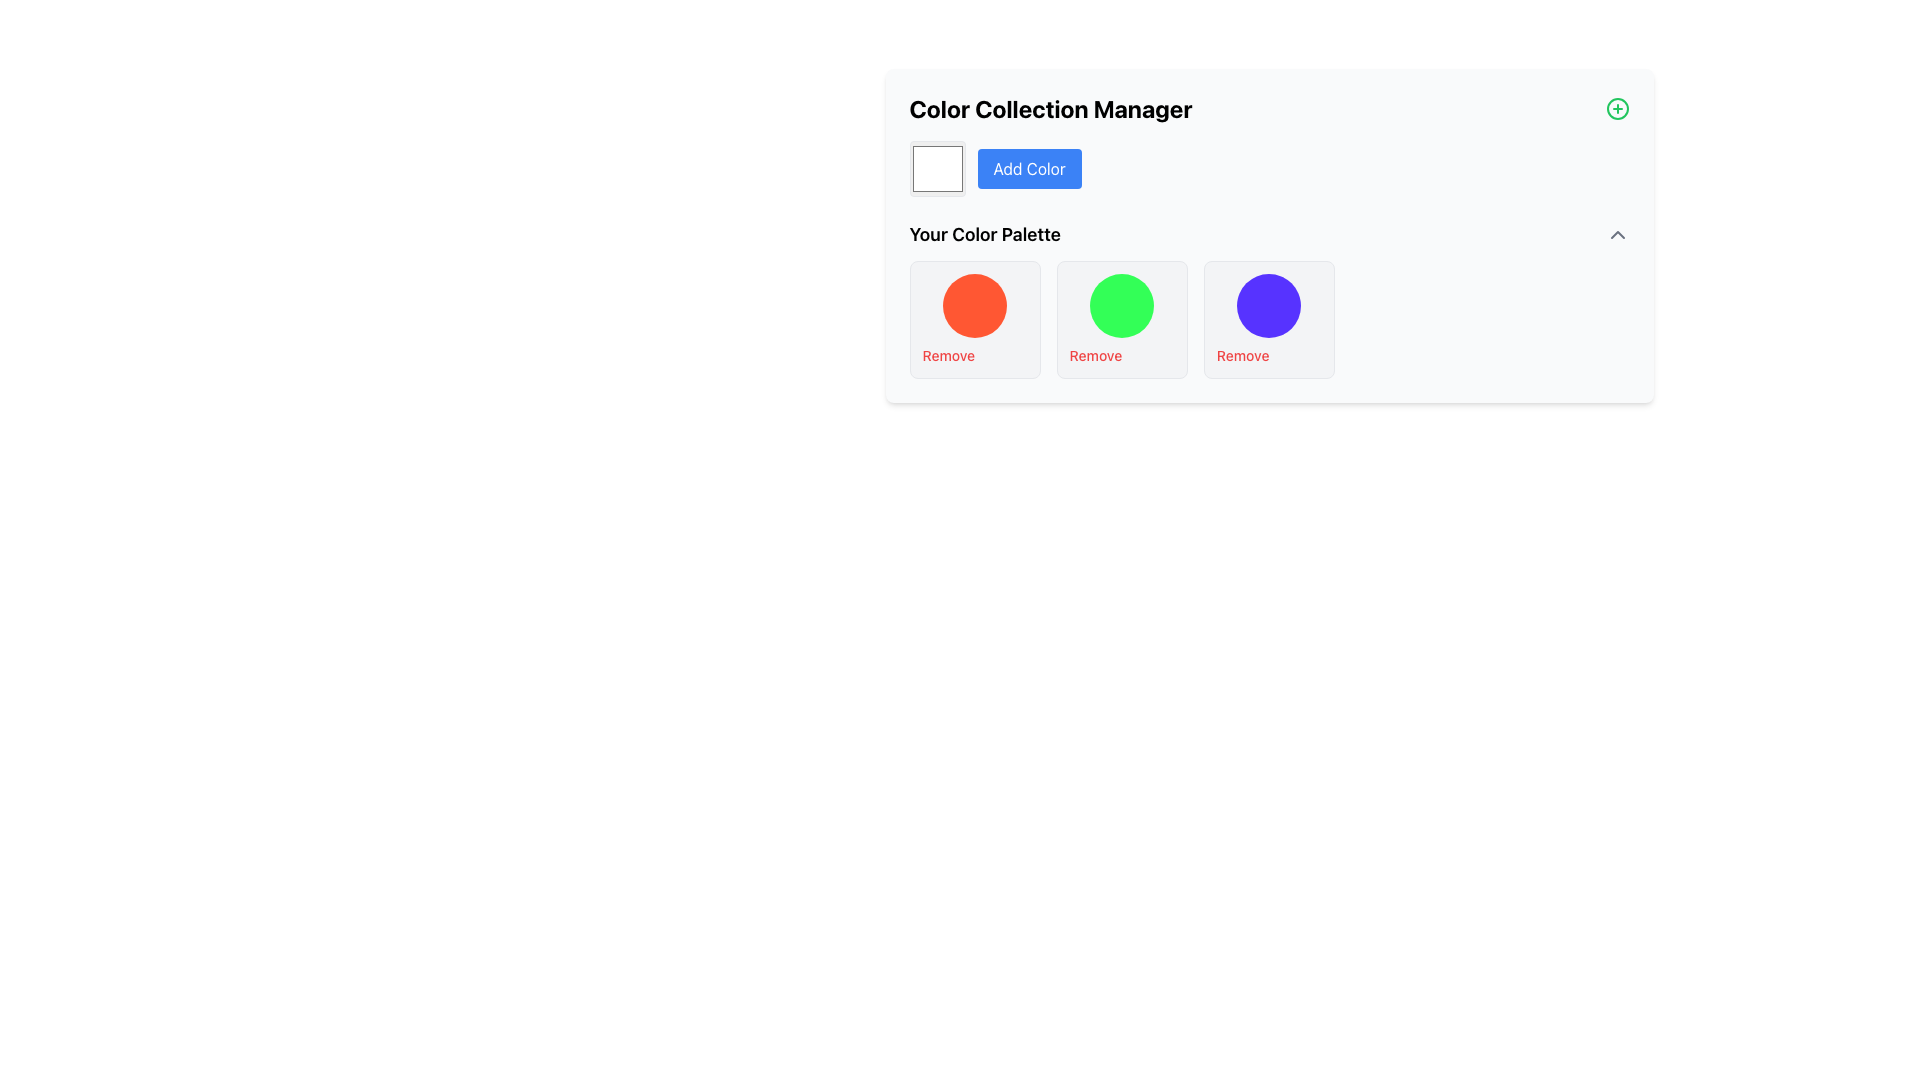 The image size is (1920, 1080). What do you see at coordinates (1242, 354) in the screenshot?
I see `the red 'Remove' button located beneath the purple circular graphic in the third card of the 'Your Color Palette' section` at bounding box center [1242, 354].